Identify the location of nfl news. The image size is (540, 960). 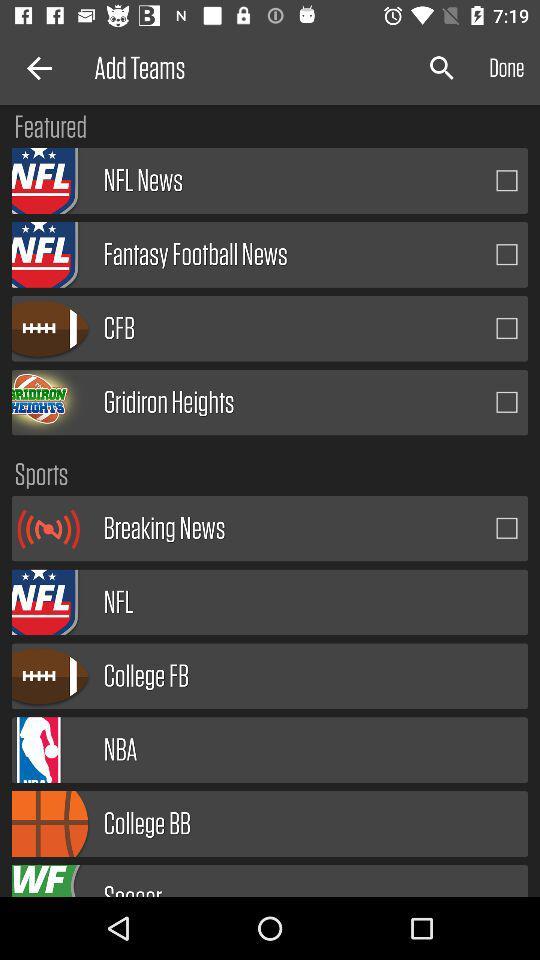
(507, 179).